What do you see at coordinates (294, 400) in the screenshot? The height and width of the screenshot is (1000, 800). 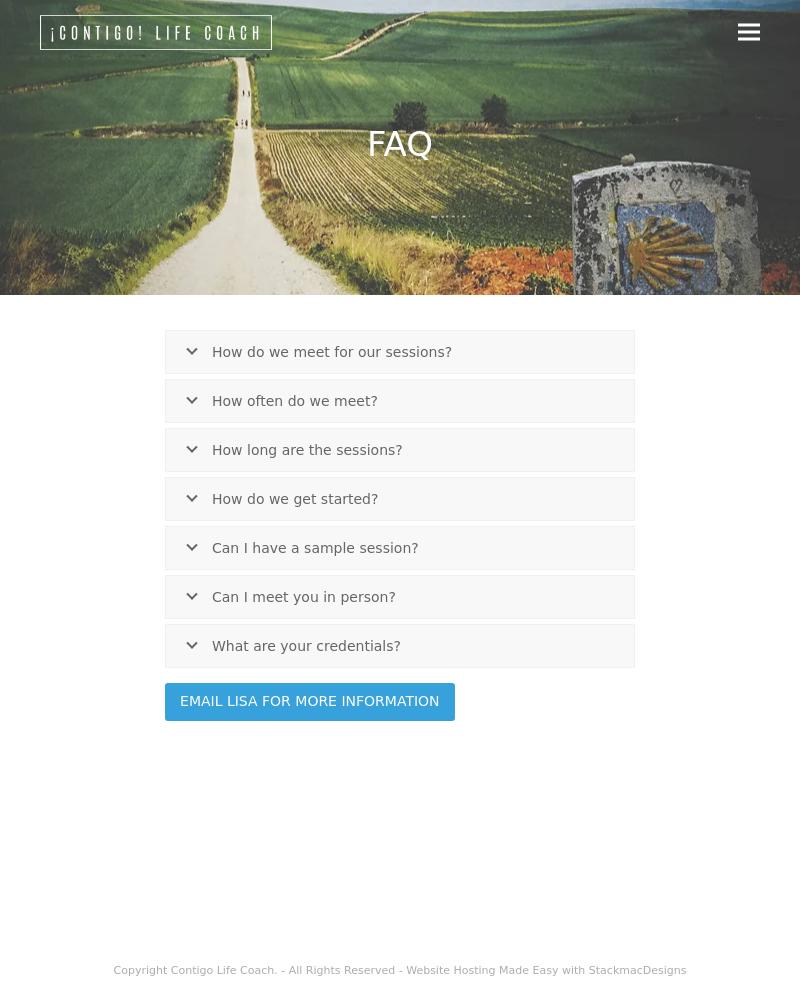 I see `'How often do we meet?'` at bounding box center [294, 400].